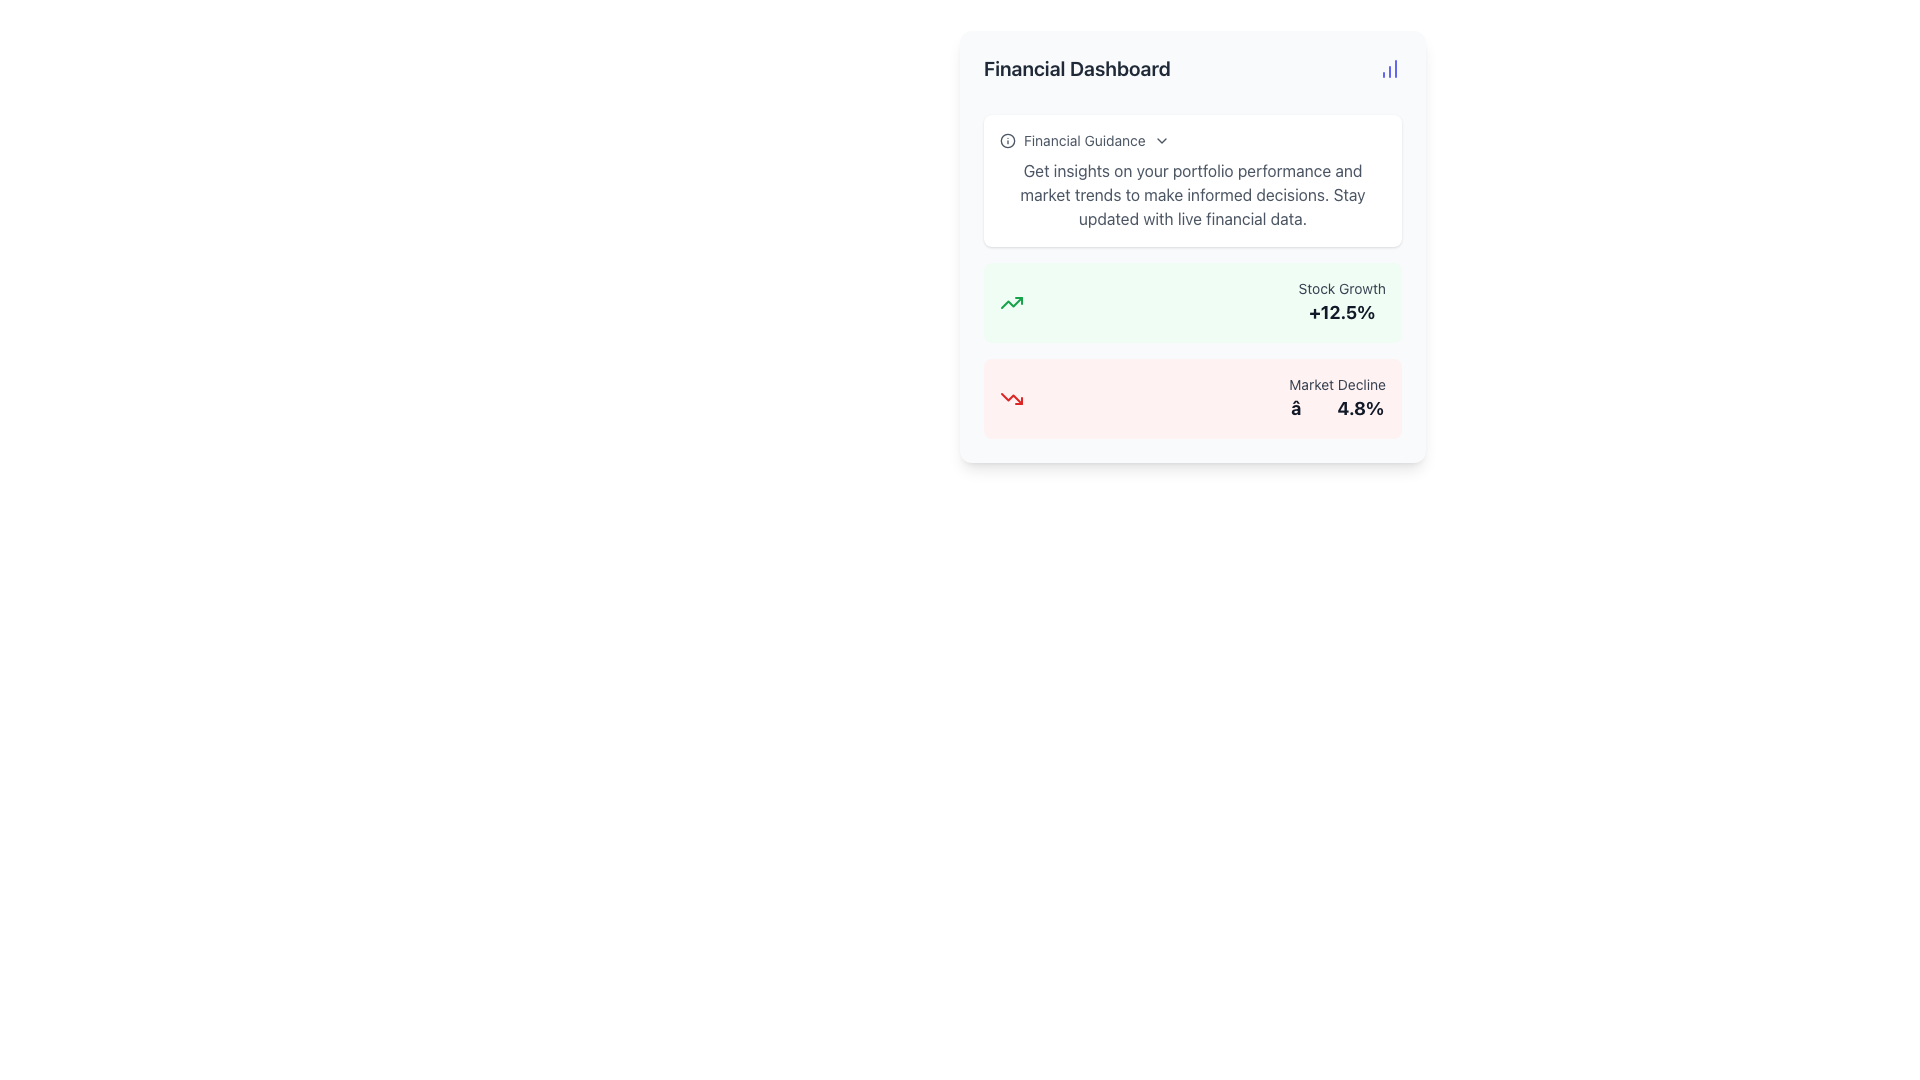 Image resolution: width=1920 pixels, height=1080 pixels. Describe the element at coordinates (1161, 140) in the screenshot. I see `the downward-facing chevron arrow icon located to the right of the 'Financial Guidance' label` at that location.